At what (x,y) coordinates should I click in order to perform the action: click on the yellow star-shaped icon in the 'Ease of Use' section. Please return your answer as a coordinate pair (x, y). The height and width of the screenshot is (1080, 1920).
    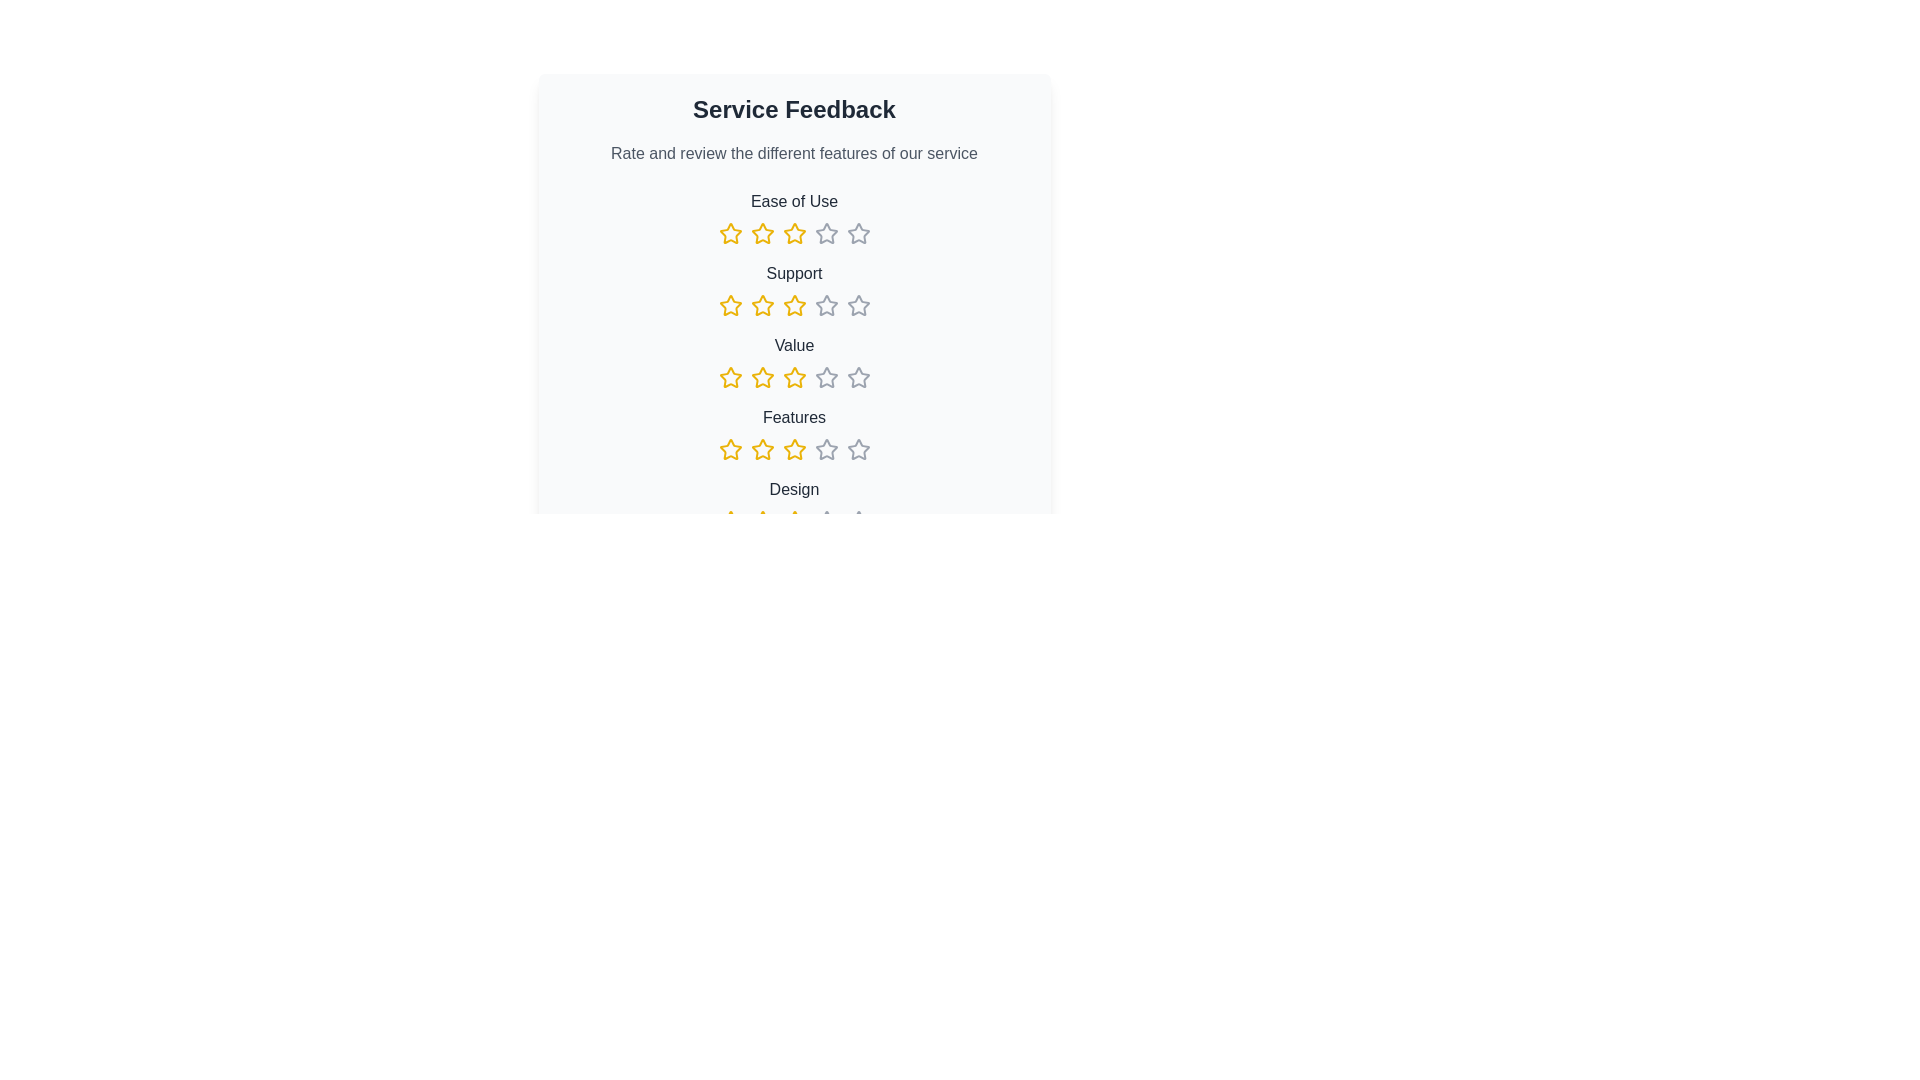
    Looking at the image, I should click on (793, 232).